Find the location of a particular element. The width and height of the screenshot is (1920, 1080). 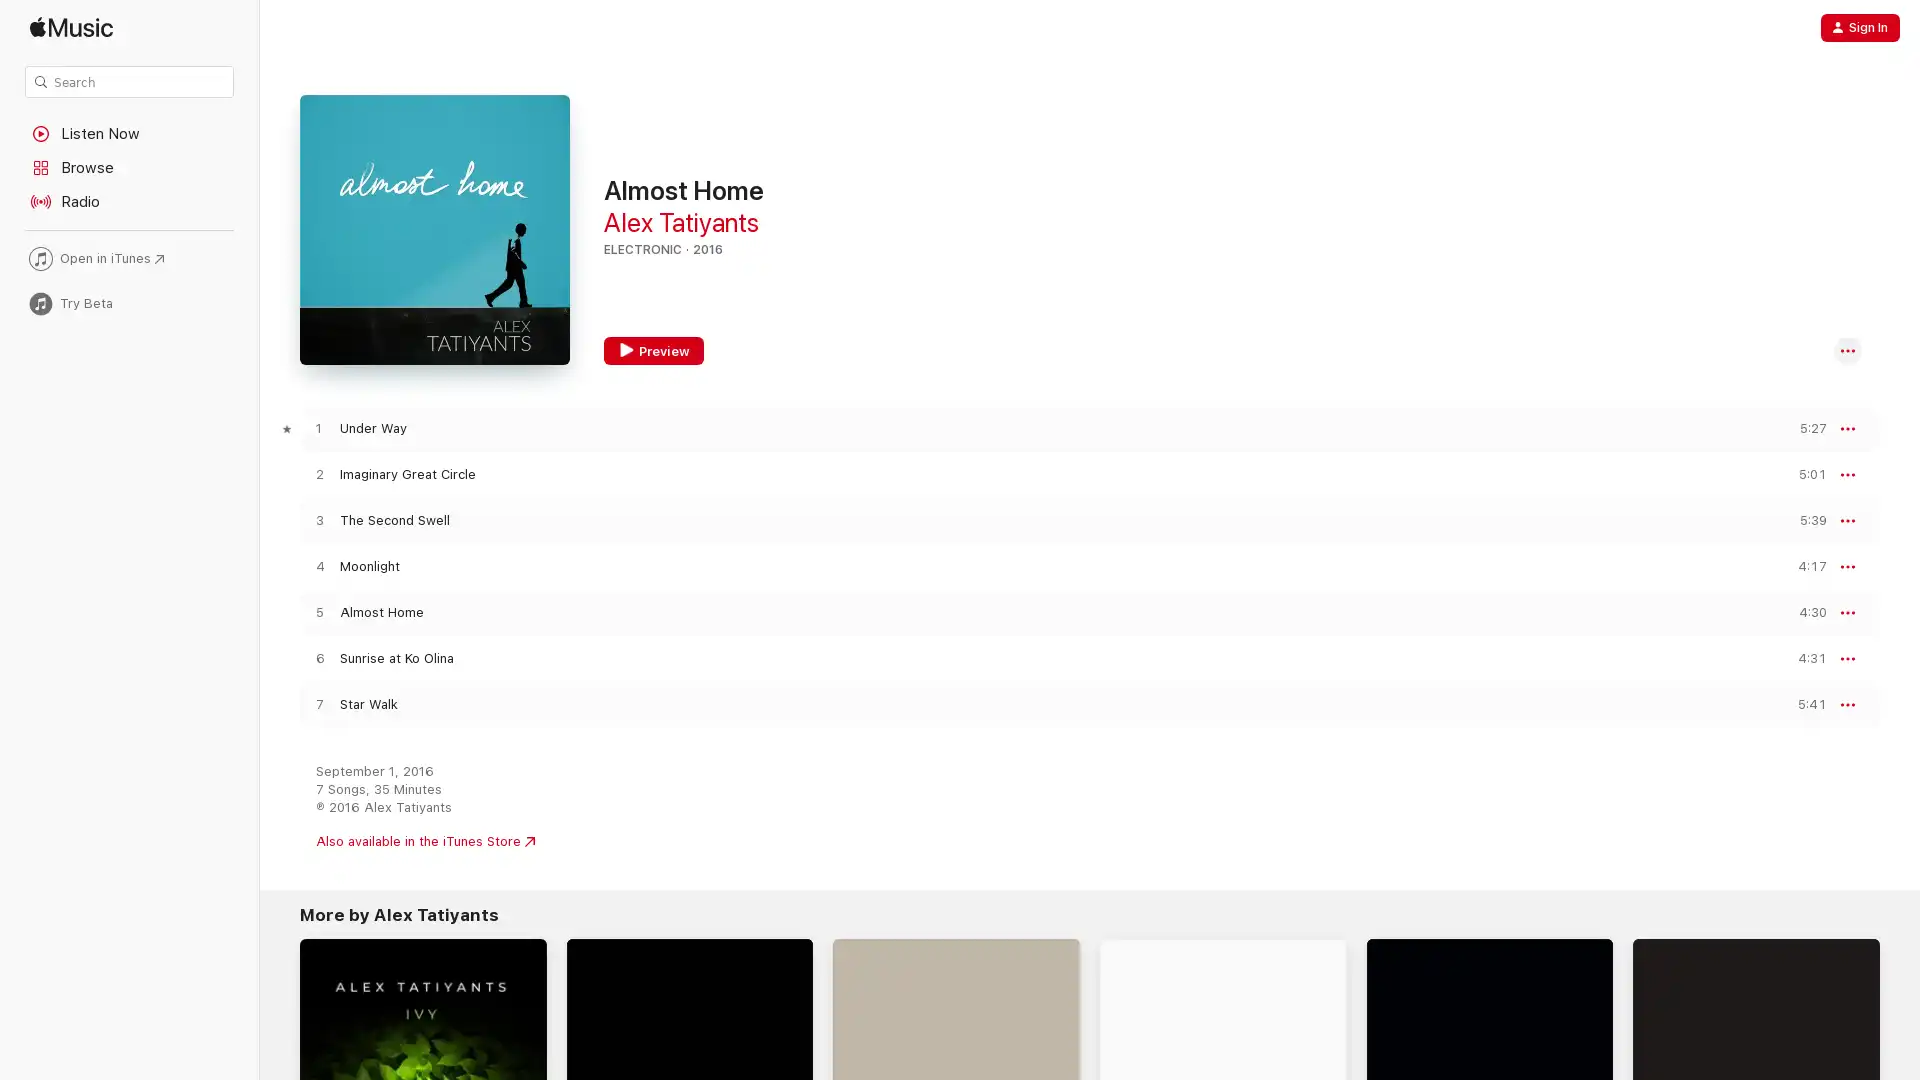

Preview is located at coordinates (653, 350).